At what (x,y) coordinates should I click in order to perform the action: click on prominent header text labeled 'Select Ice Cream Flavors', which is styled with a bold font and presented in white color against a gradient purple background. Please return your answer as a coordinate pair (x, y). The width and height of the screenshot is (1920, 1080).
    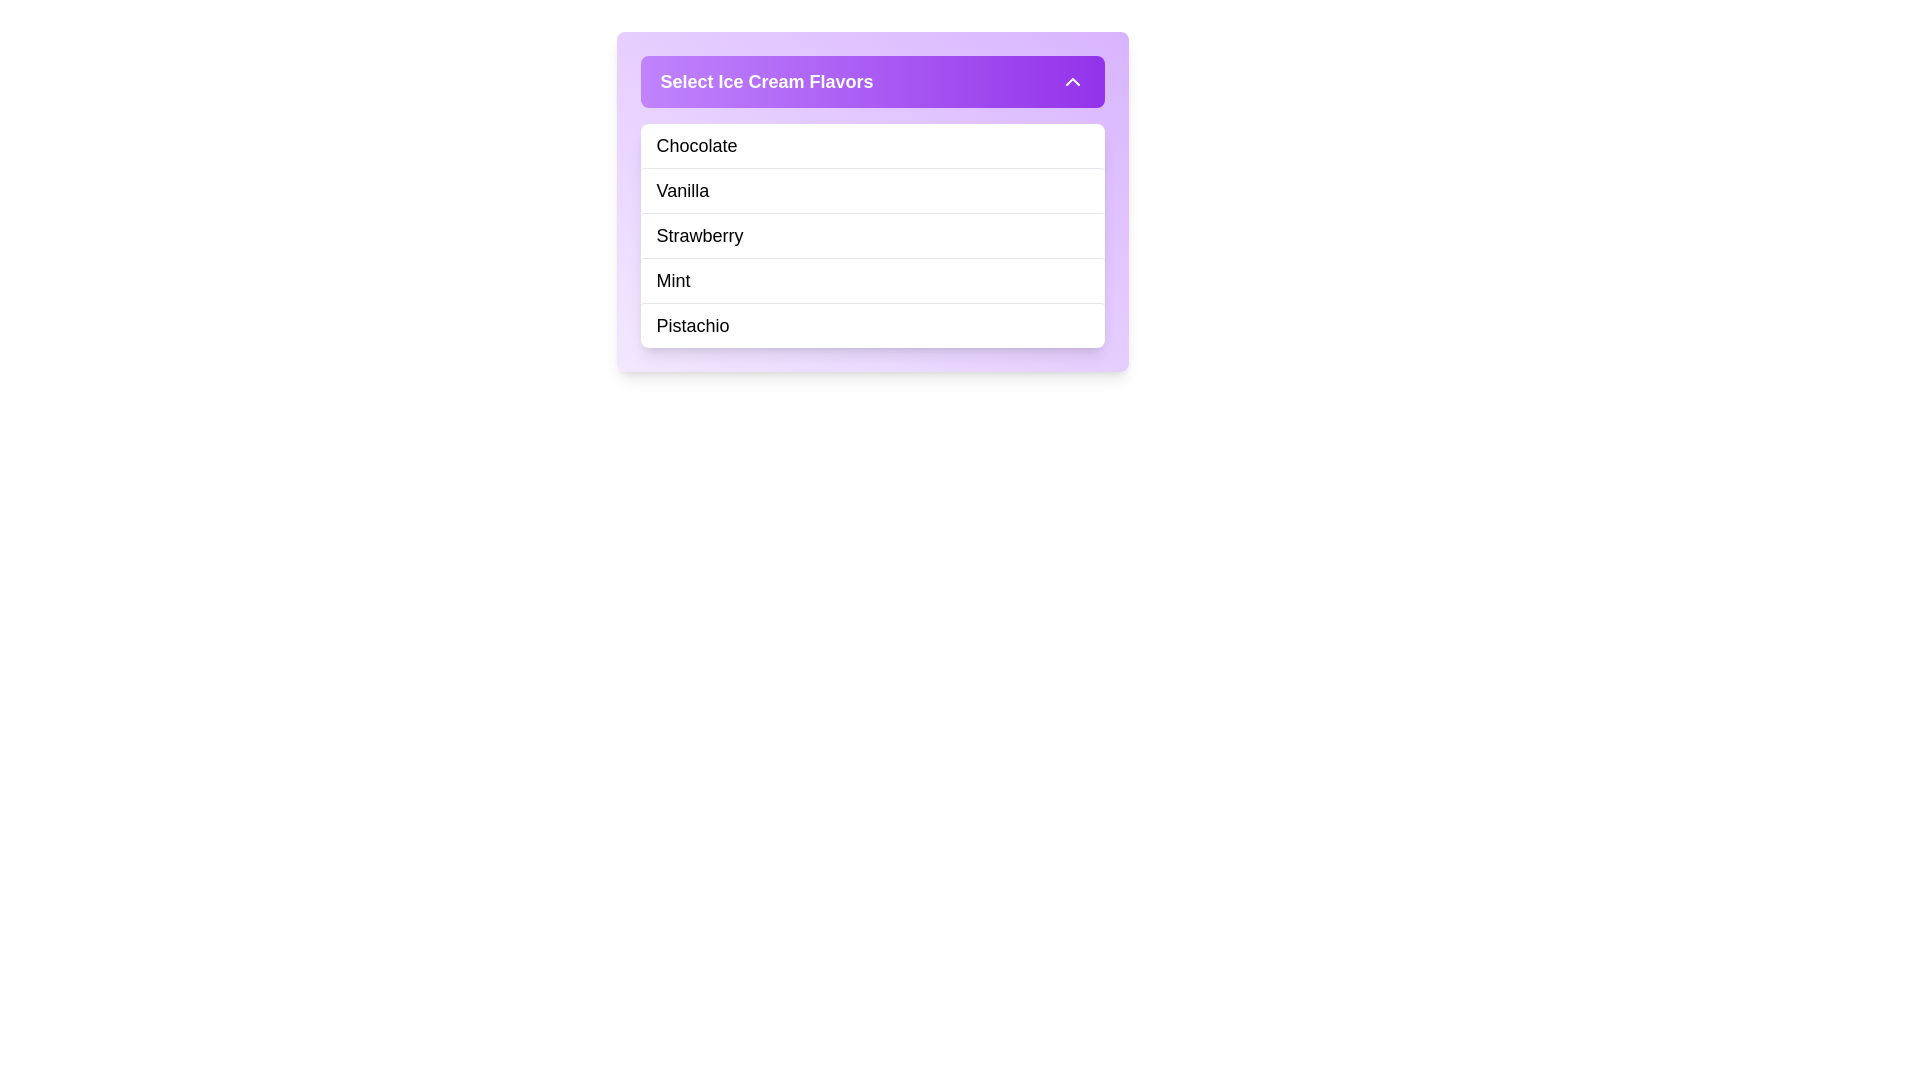
    Looking at the image, I should click on (766, 80).